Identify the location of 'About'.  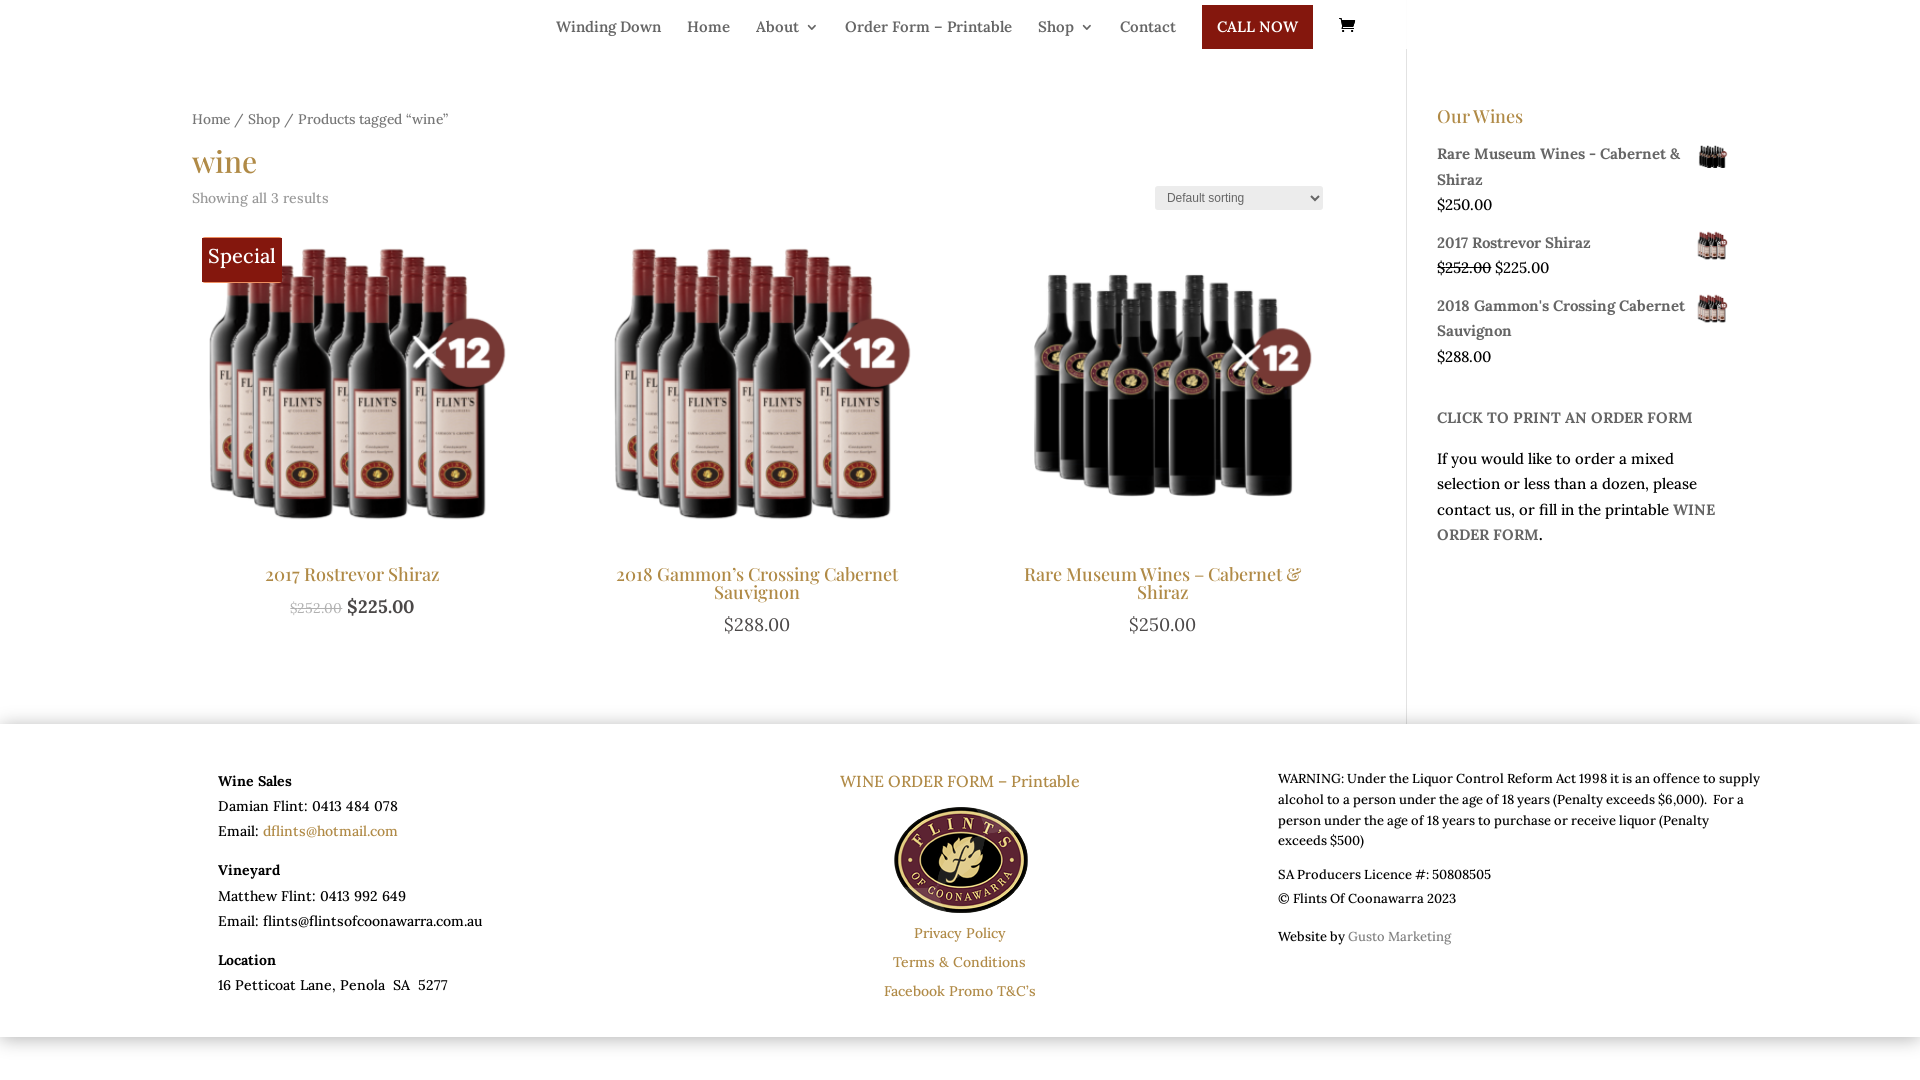
(754, 29).